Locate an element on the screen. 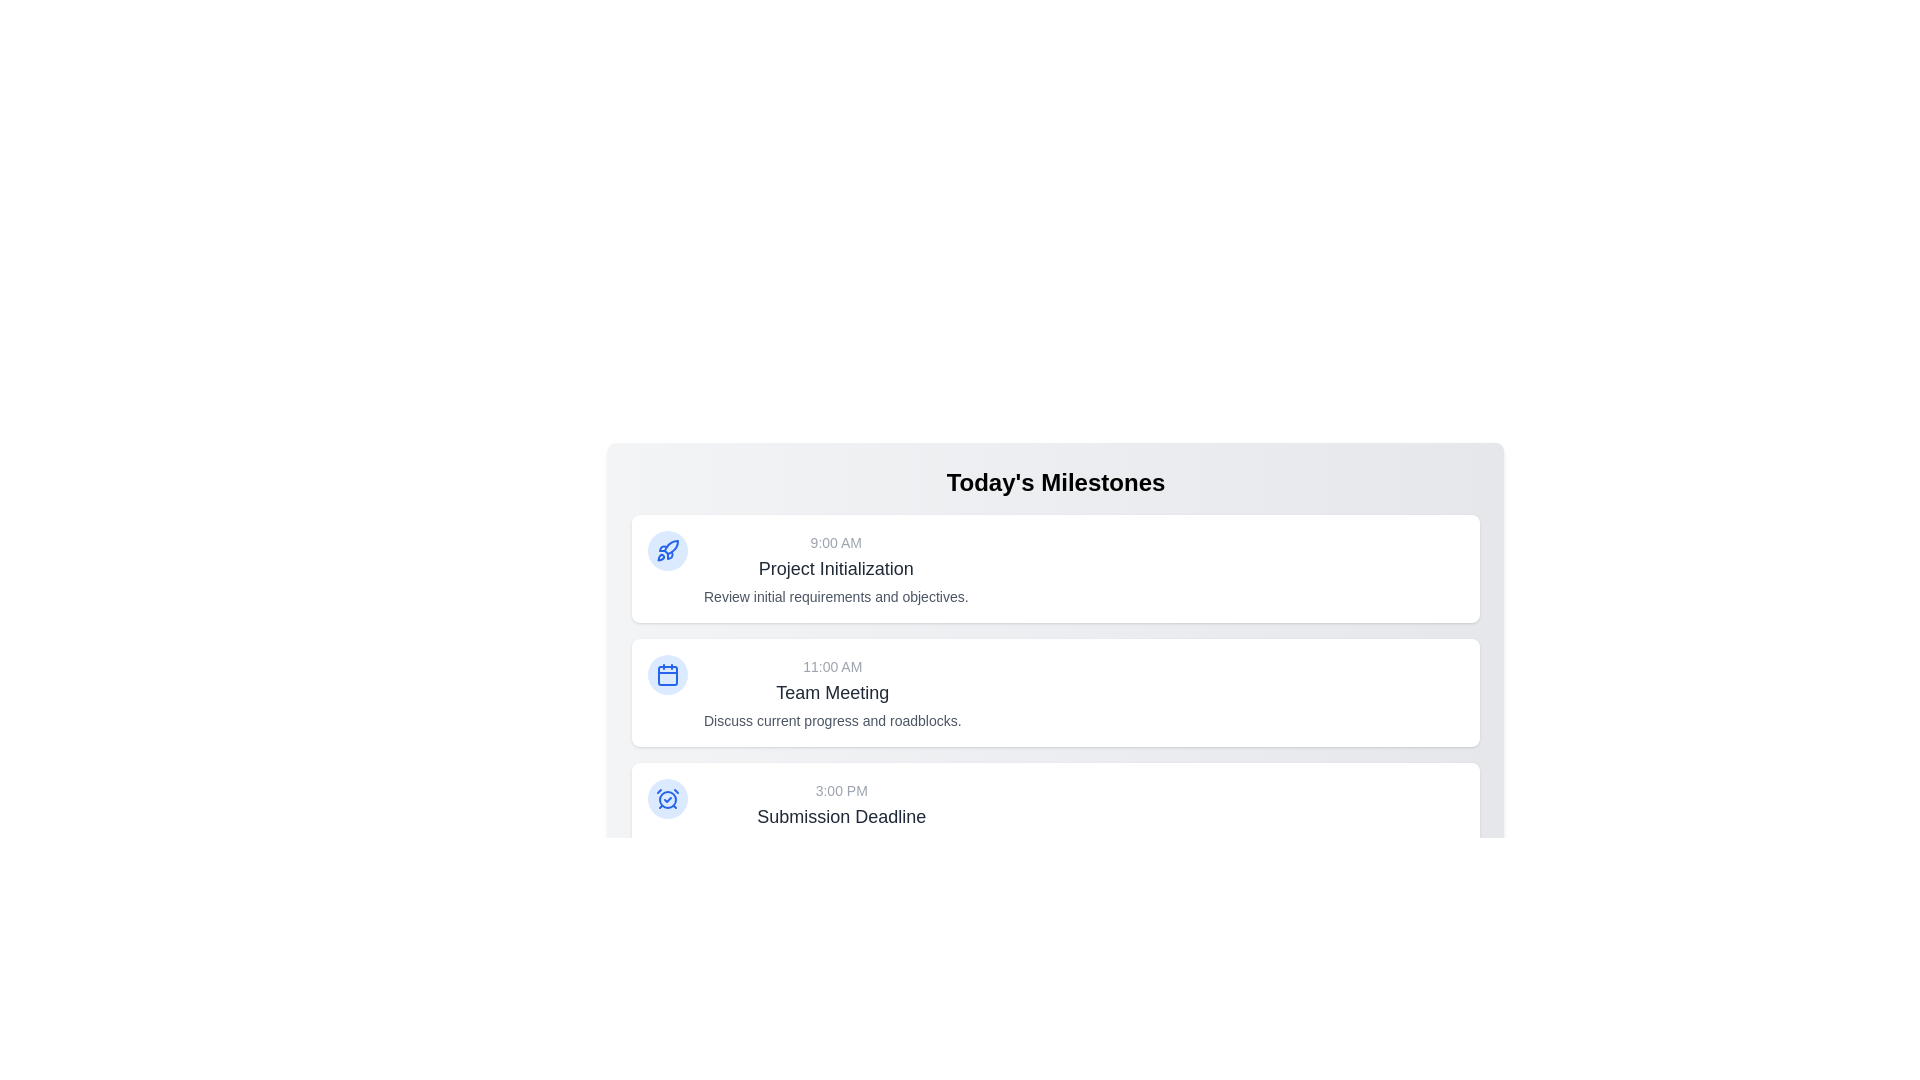 This screenshot has width=1920, height=1080. the static text label displaying the time '11:00 AM' associated with the 'Team Meeting' event is located at coordinates (832, 667).